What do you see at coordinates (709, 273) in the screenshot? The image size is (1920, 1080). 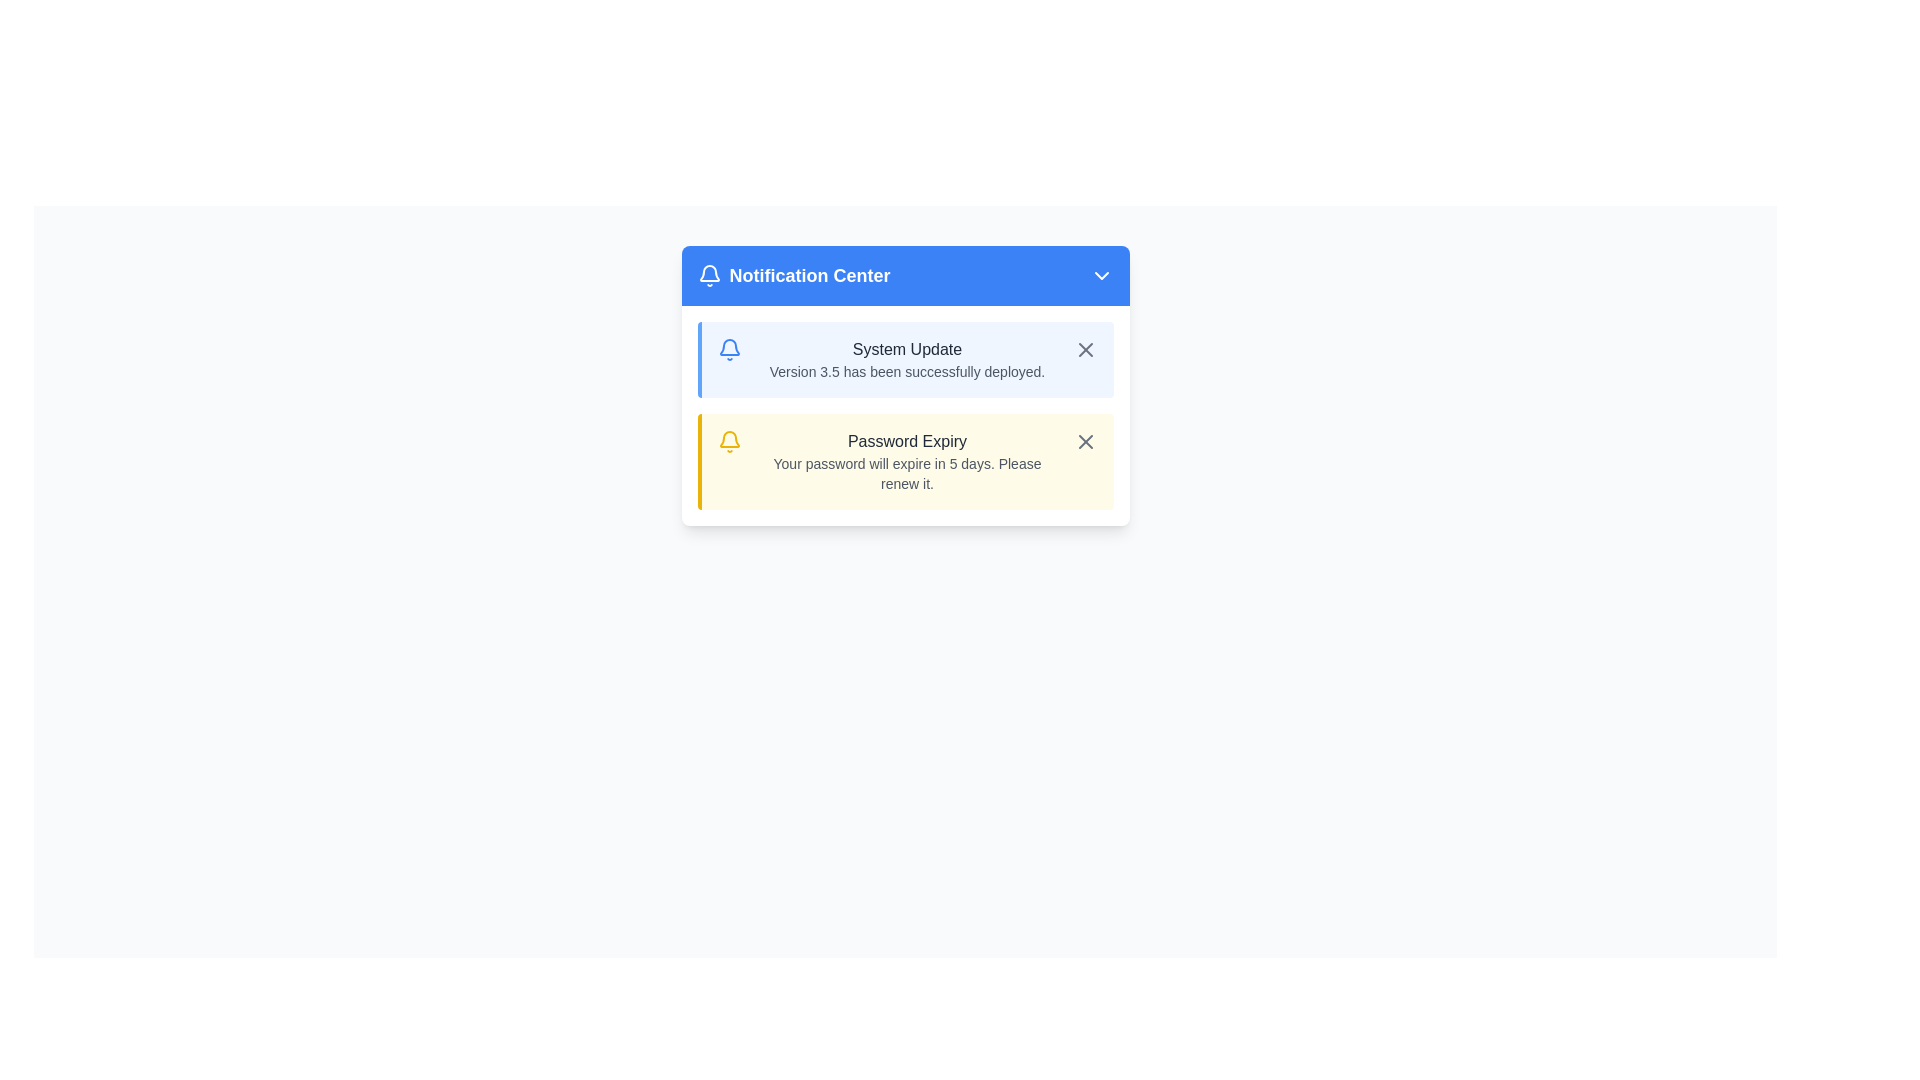 I see `the bell icon that signifies notifications, located adjacent to the 'Notification Center' header in the top-left area of the interface` at bounding box center [709, 273].